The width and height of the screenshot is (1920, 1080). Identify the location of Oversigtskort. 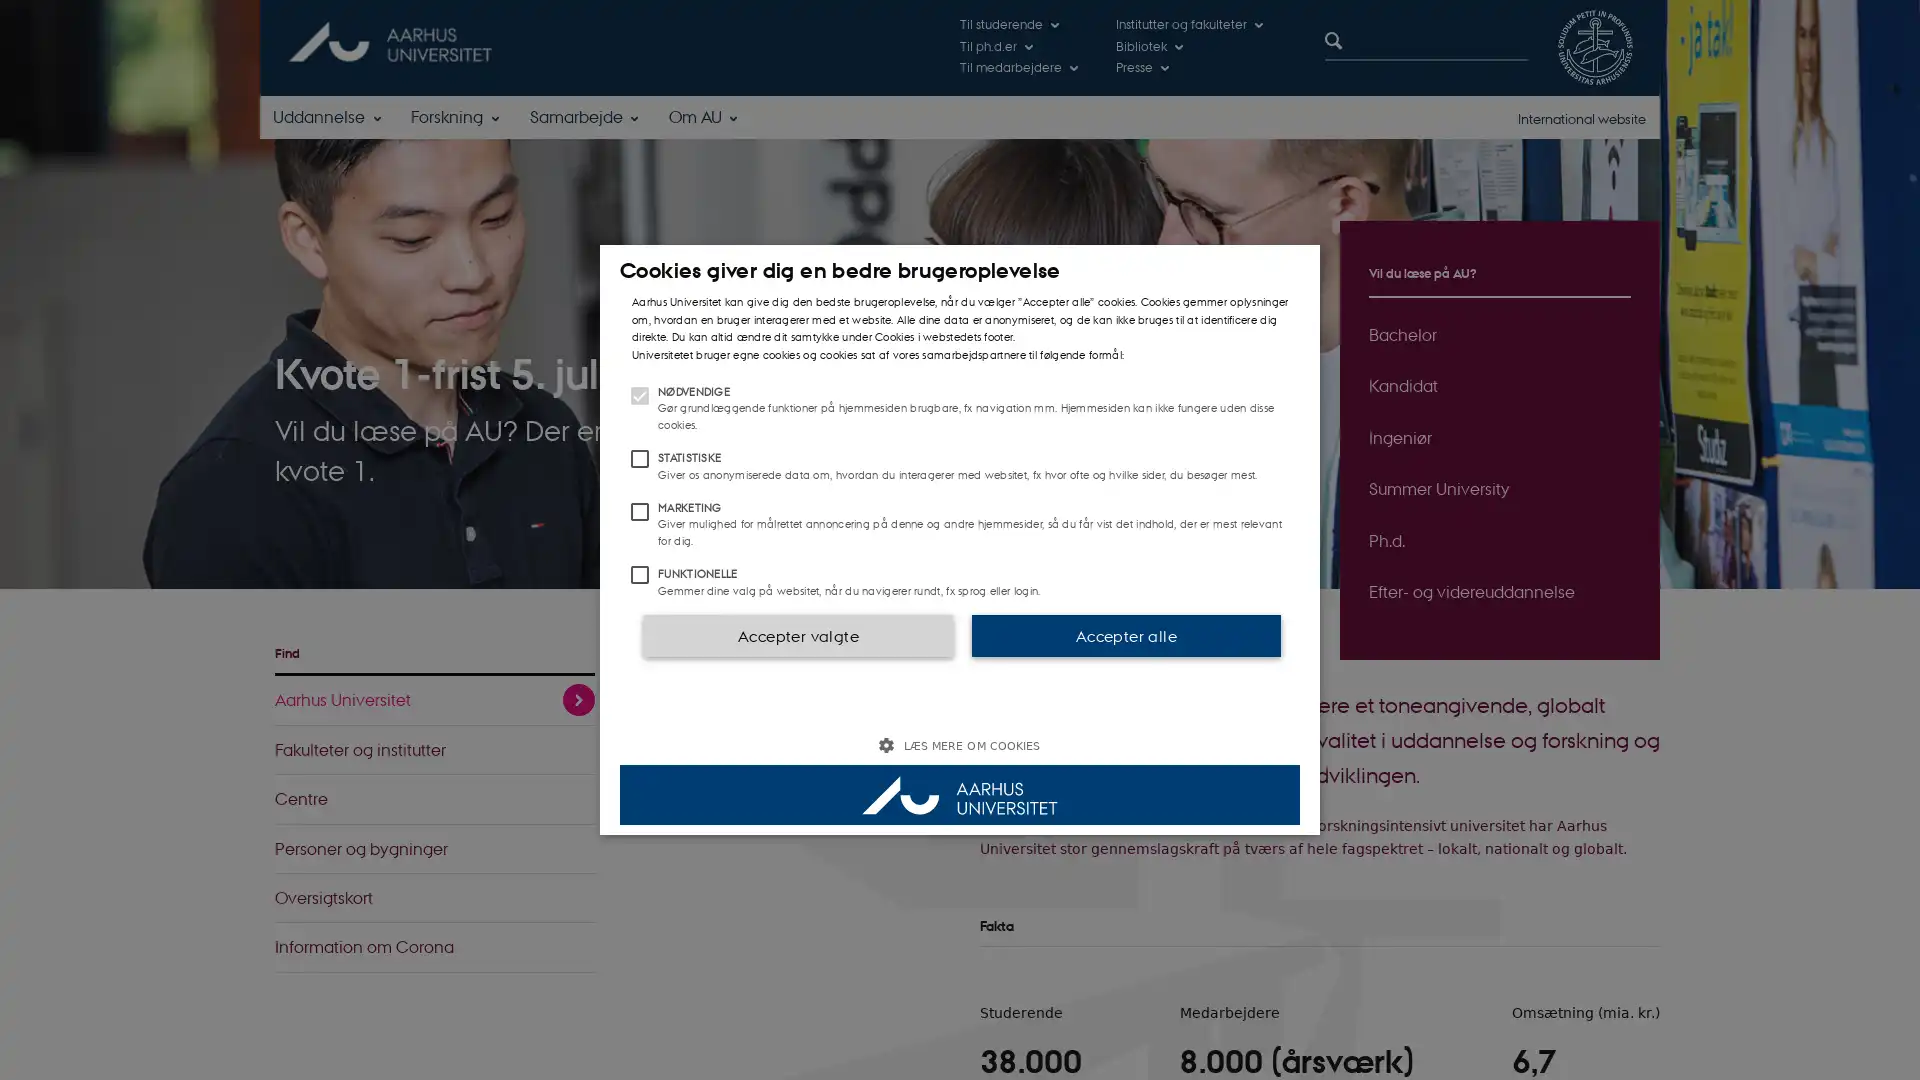
(434, 896).